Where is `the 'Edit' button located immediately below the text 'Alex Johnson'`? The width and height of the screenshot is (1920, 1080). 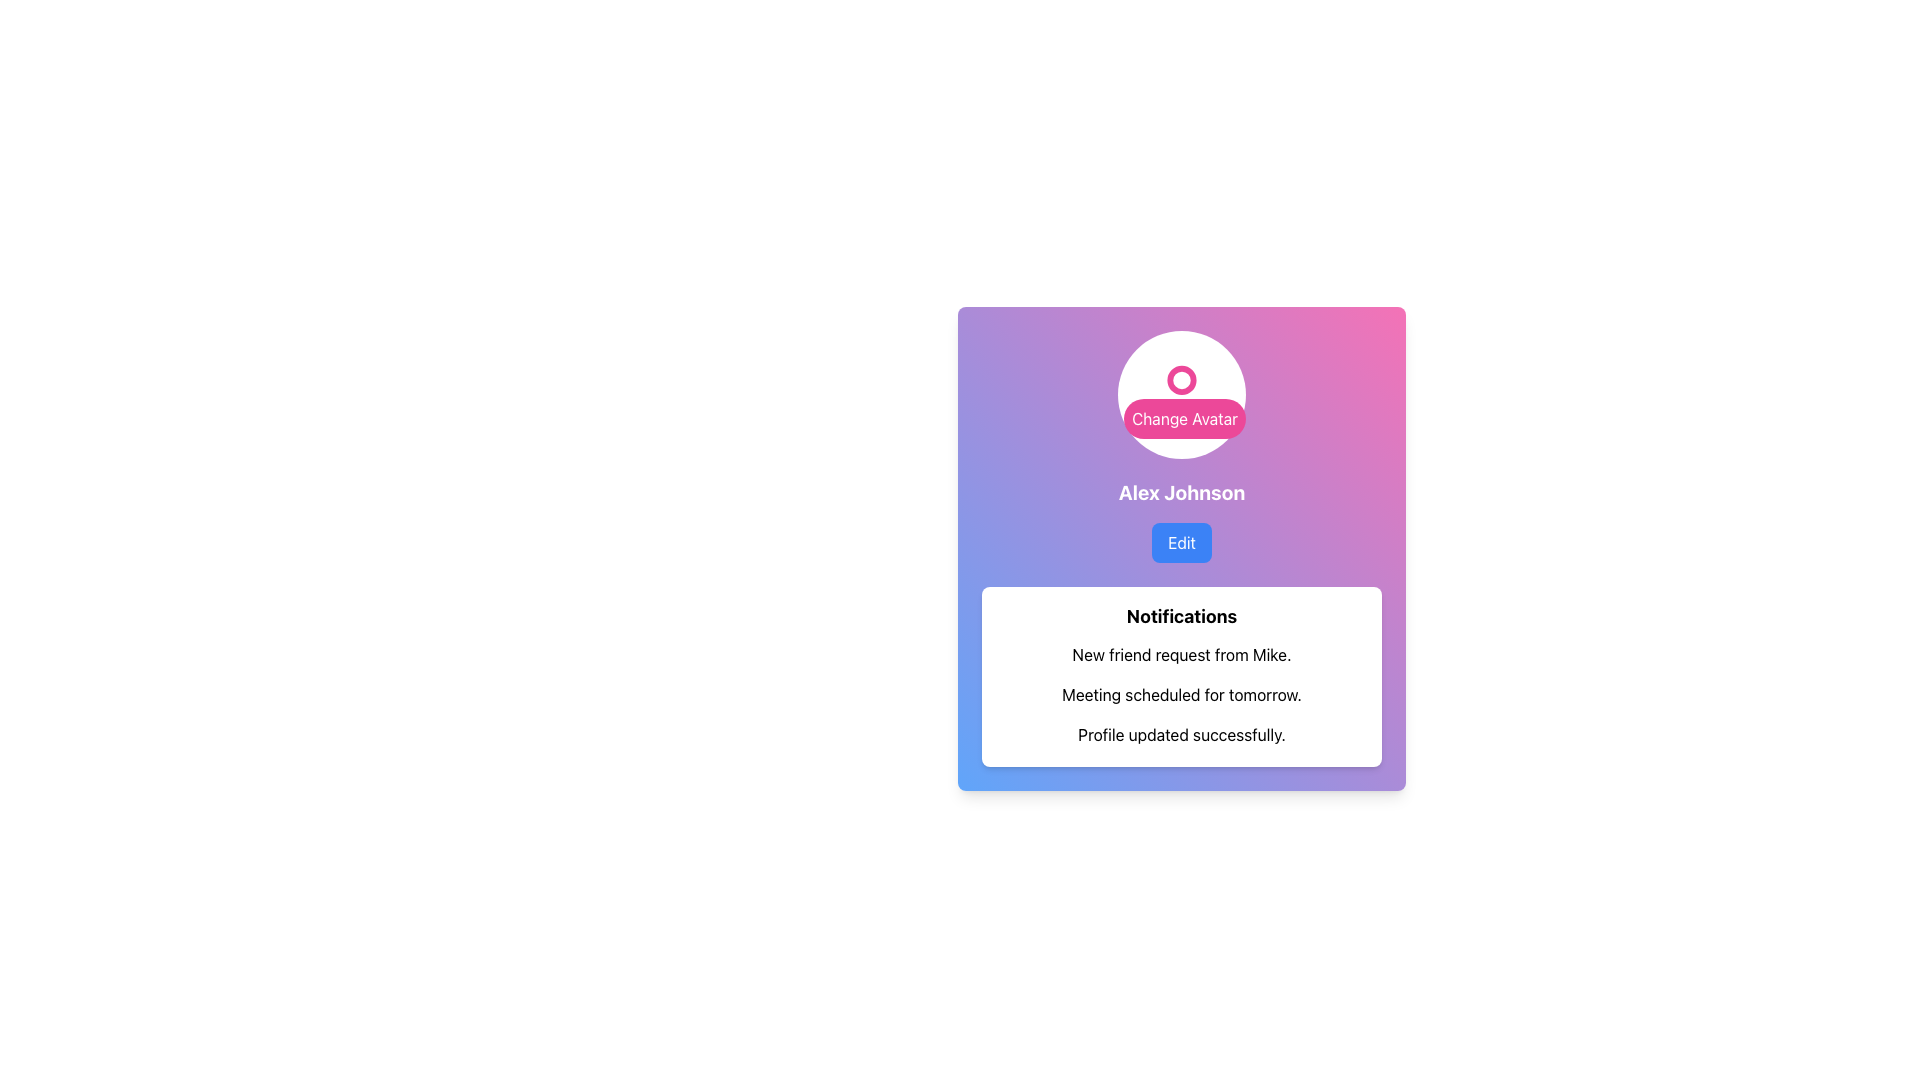
the 'Edit' button located immediately below the text 'Alex Johnson' is located at coordinates (1181, 543).